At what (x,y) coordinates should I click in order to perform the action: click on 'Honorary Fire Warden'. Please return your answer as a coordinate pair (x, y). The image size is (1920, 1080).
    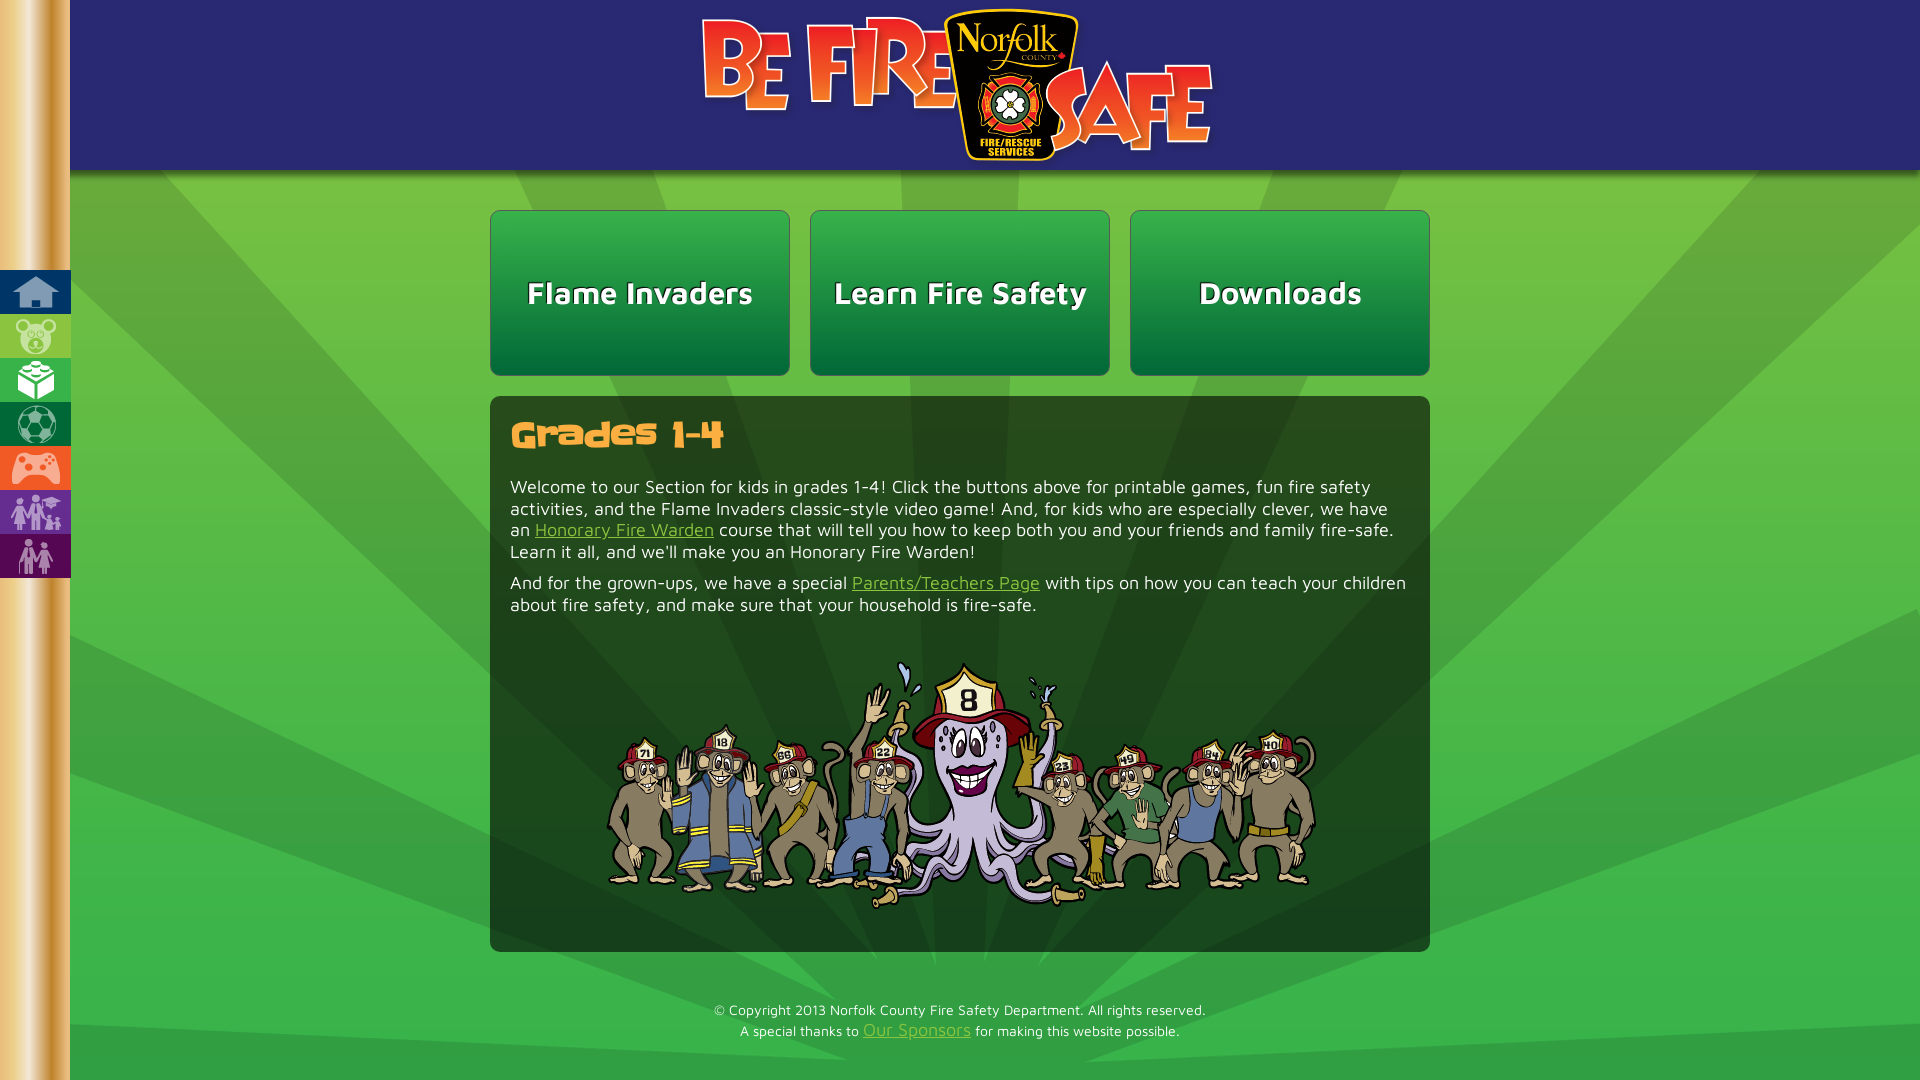
    Looking at the image, I should click on (623, 528).